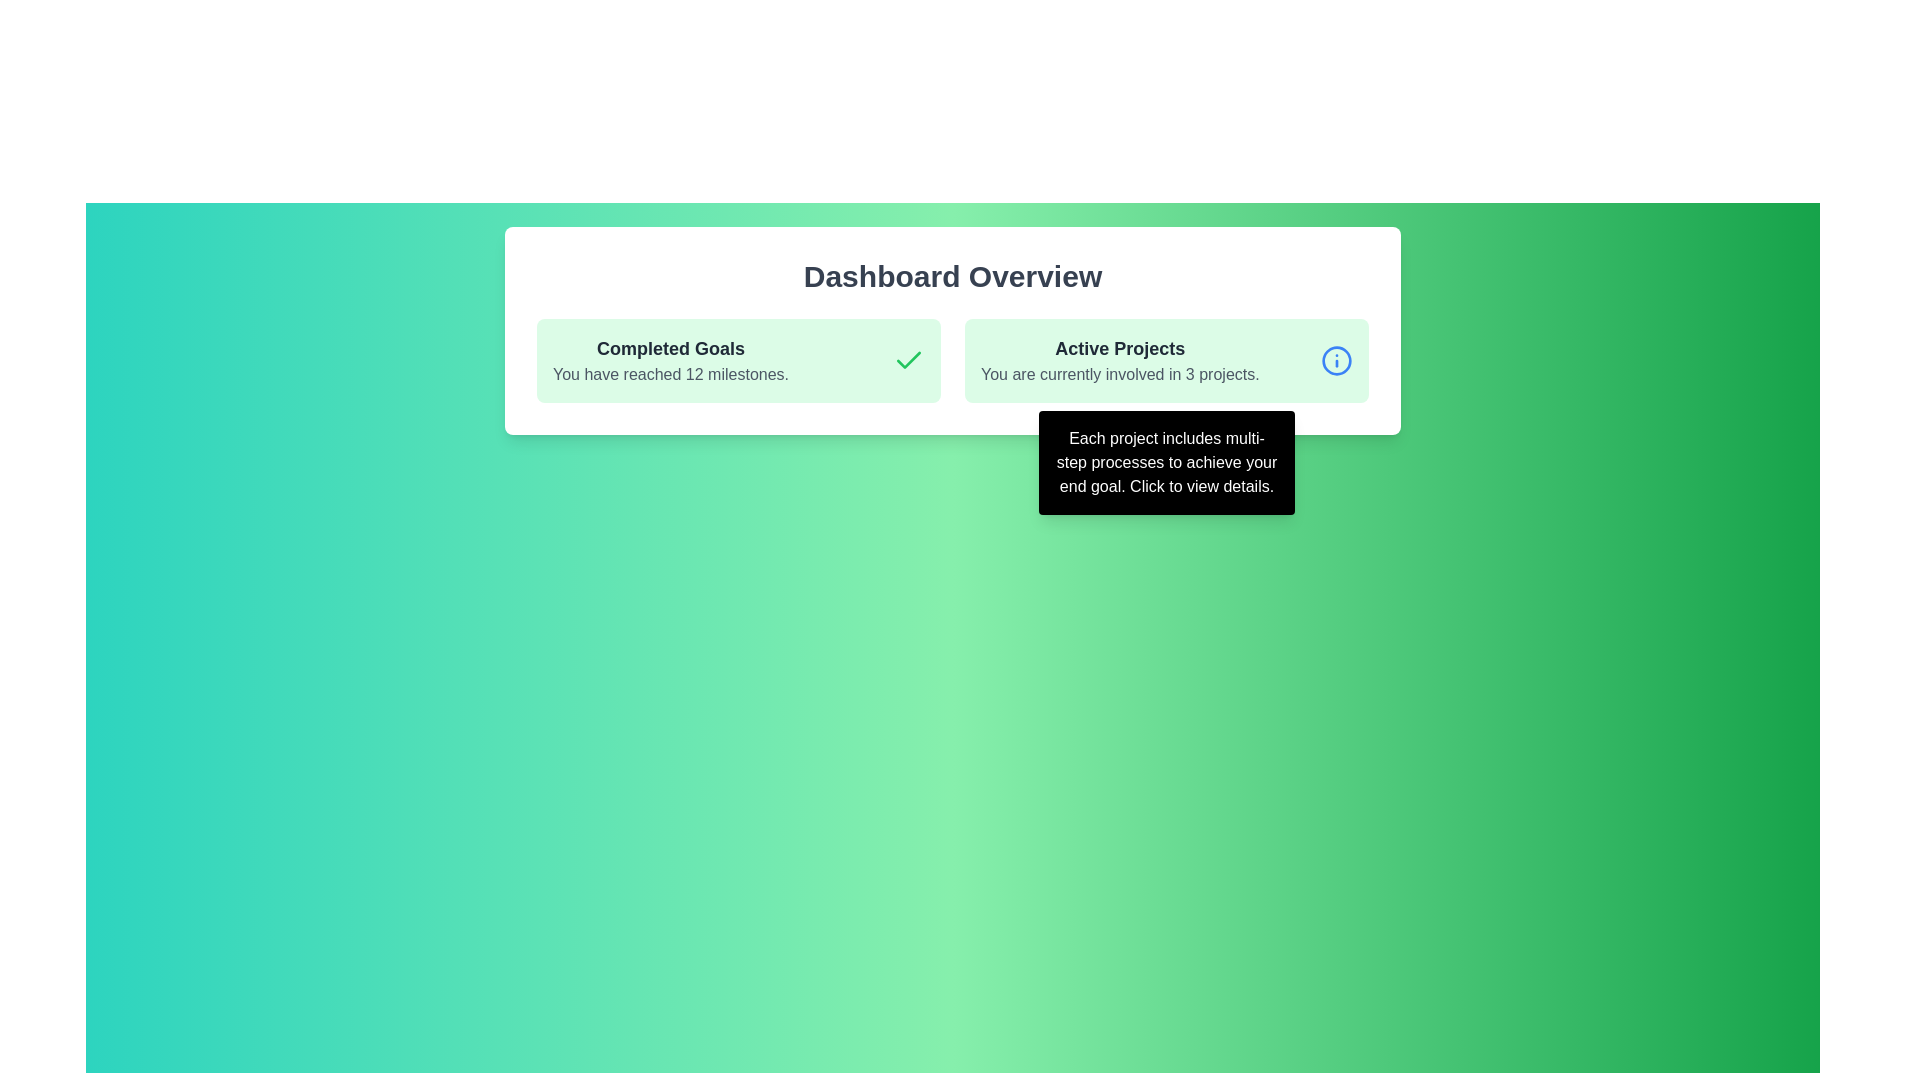 The width and height of the screenshot is (1920, 1080). What do you see at coordinates (907, 358) in the screenshot?
I see `the green checkmark icon representing a completed state in the 'Completed Goals' section of the dashboard` at bounding box center [907, 358].